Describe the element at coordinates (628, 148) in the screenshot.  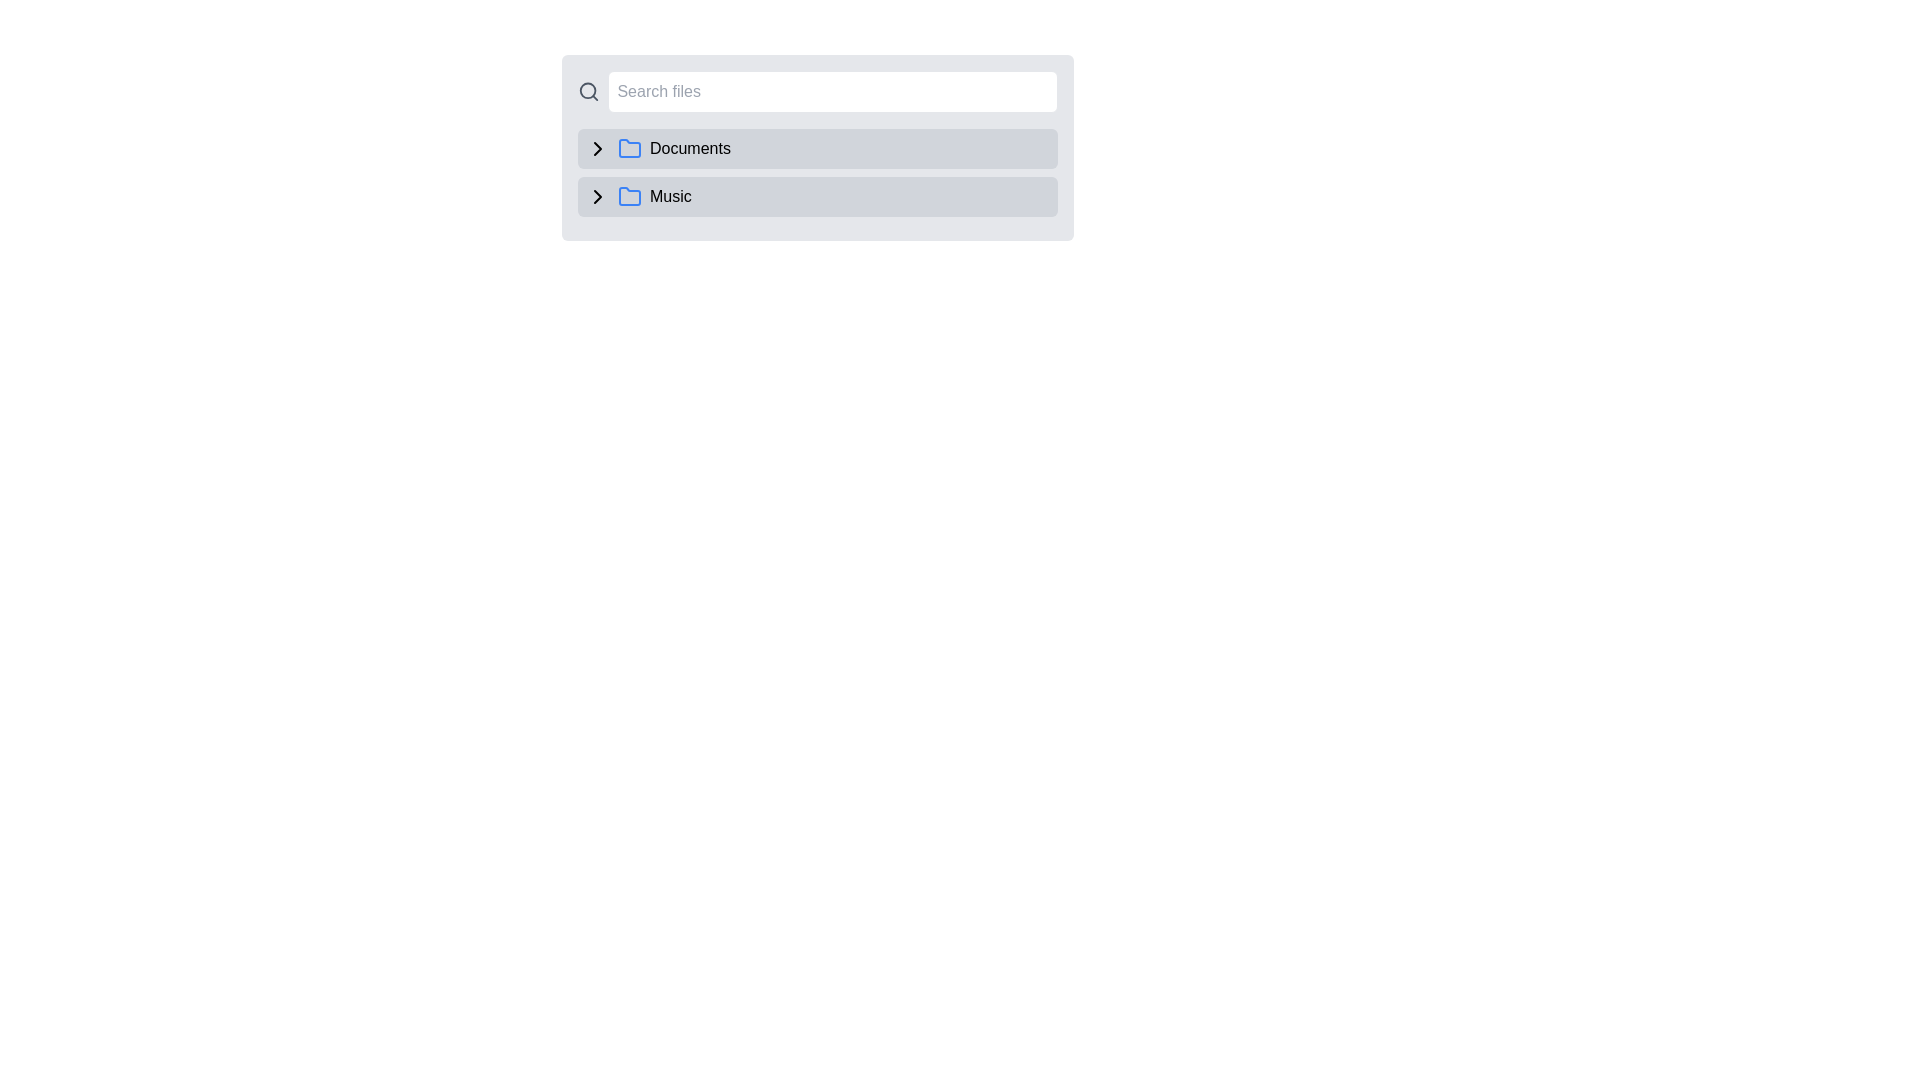
I see `the folder icon representing the 'Documents' entry` at that location.